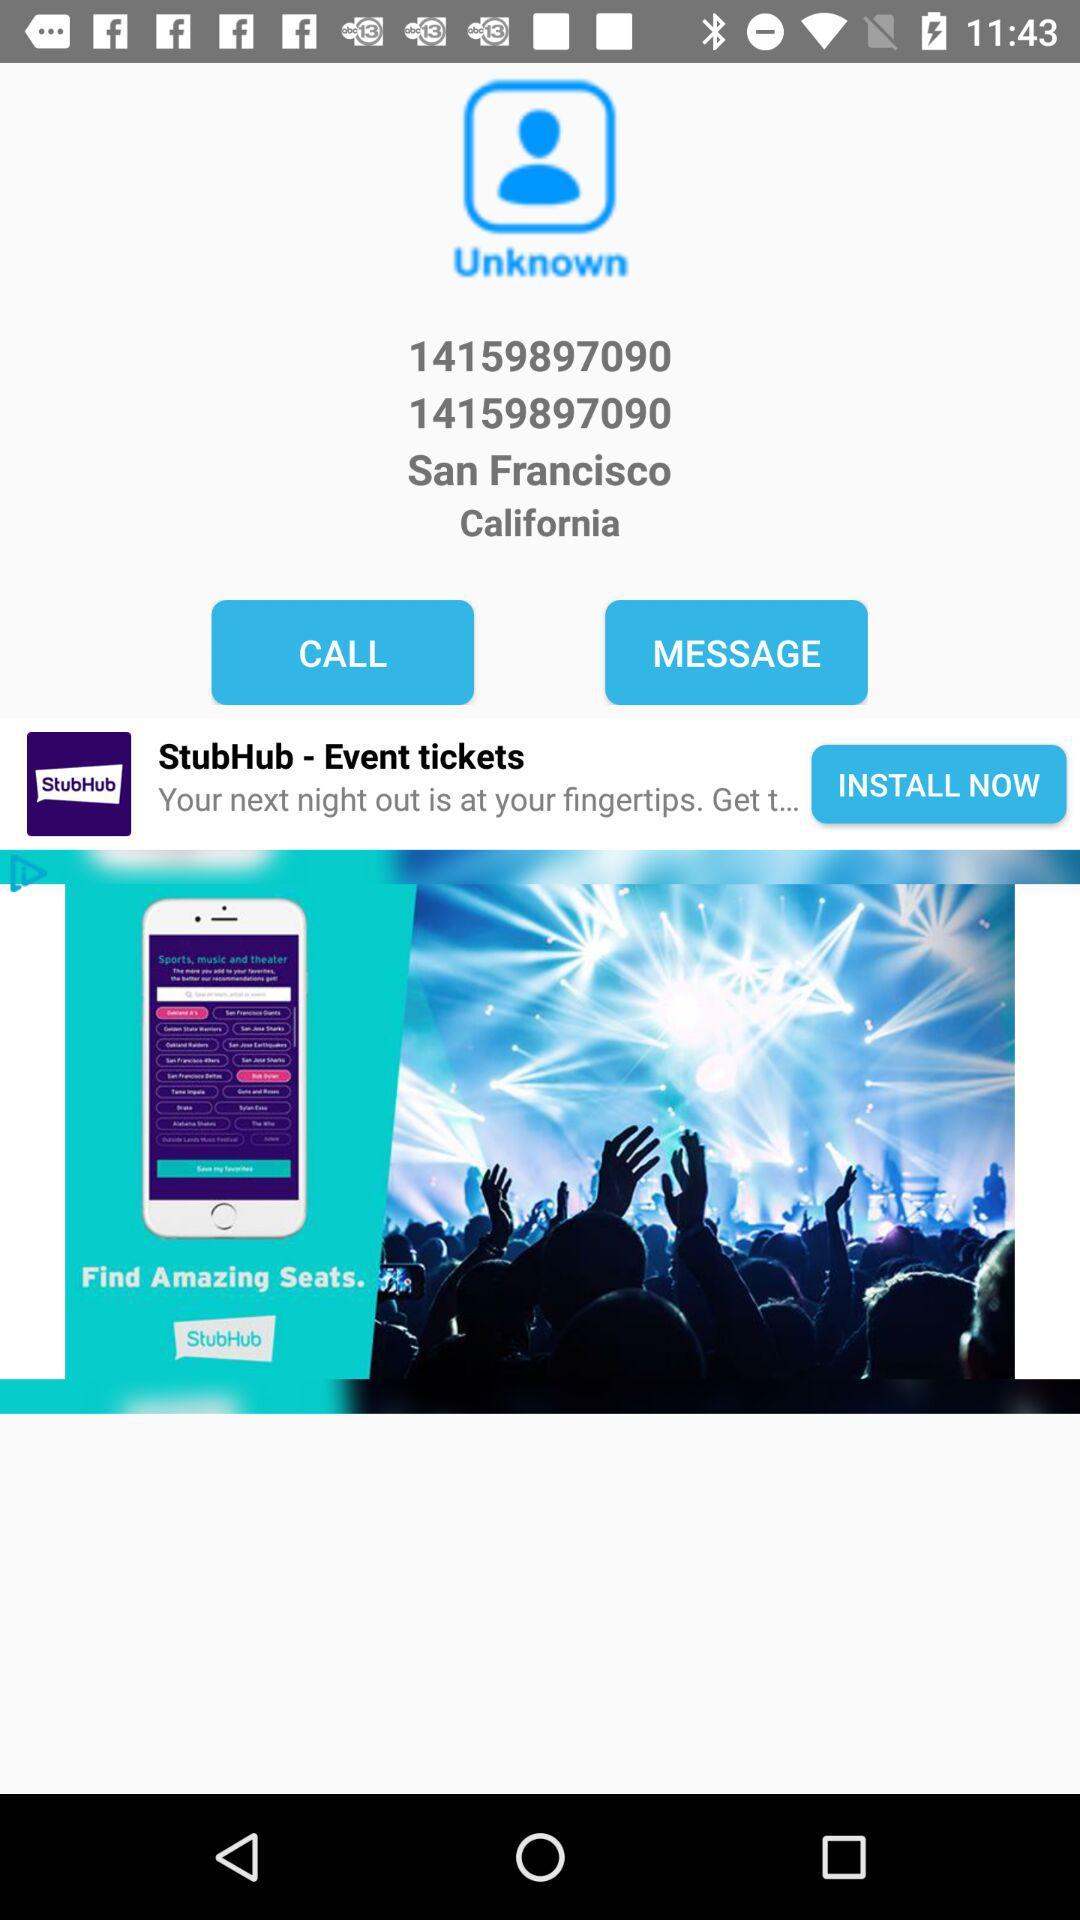 This screenshot has width=1080, height=1920. I want to click on your next night icon, so click(484, 798).